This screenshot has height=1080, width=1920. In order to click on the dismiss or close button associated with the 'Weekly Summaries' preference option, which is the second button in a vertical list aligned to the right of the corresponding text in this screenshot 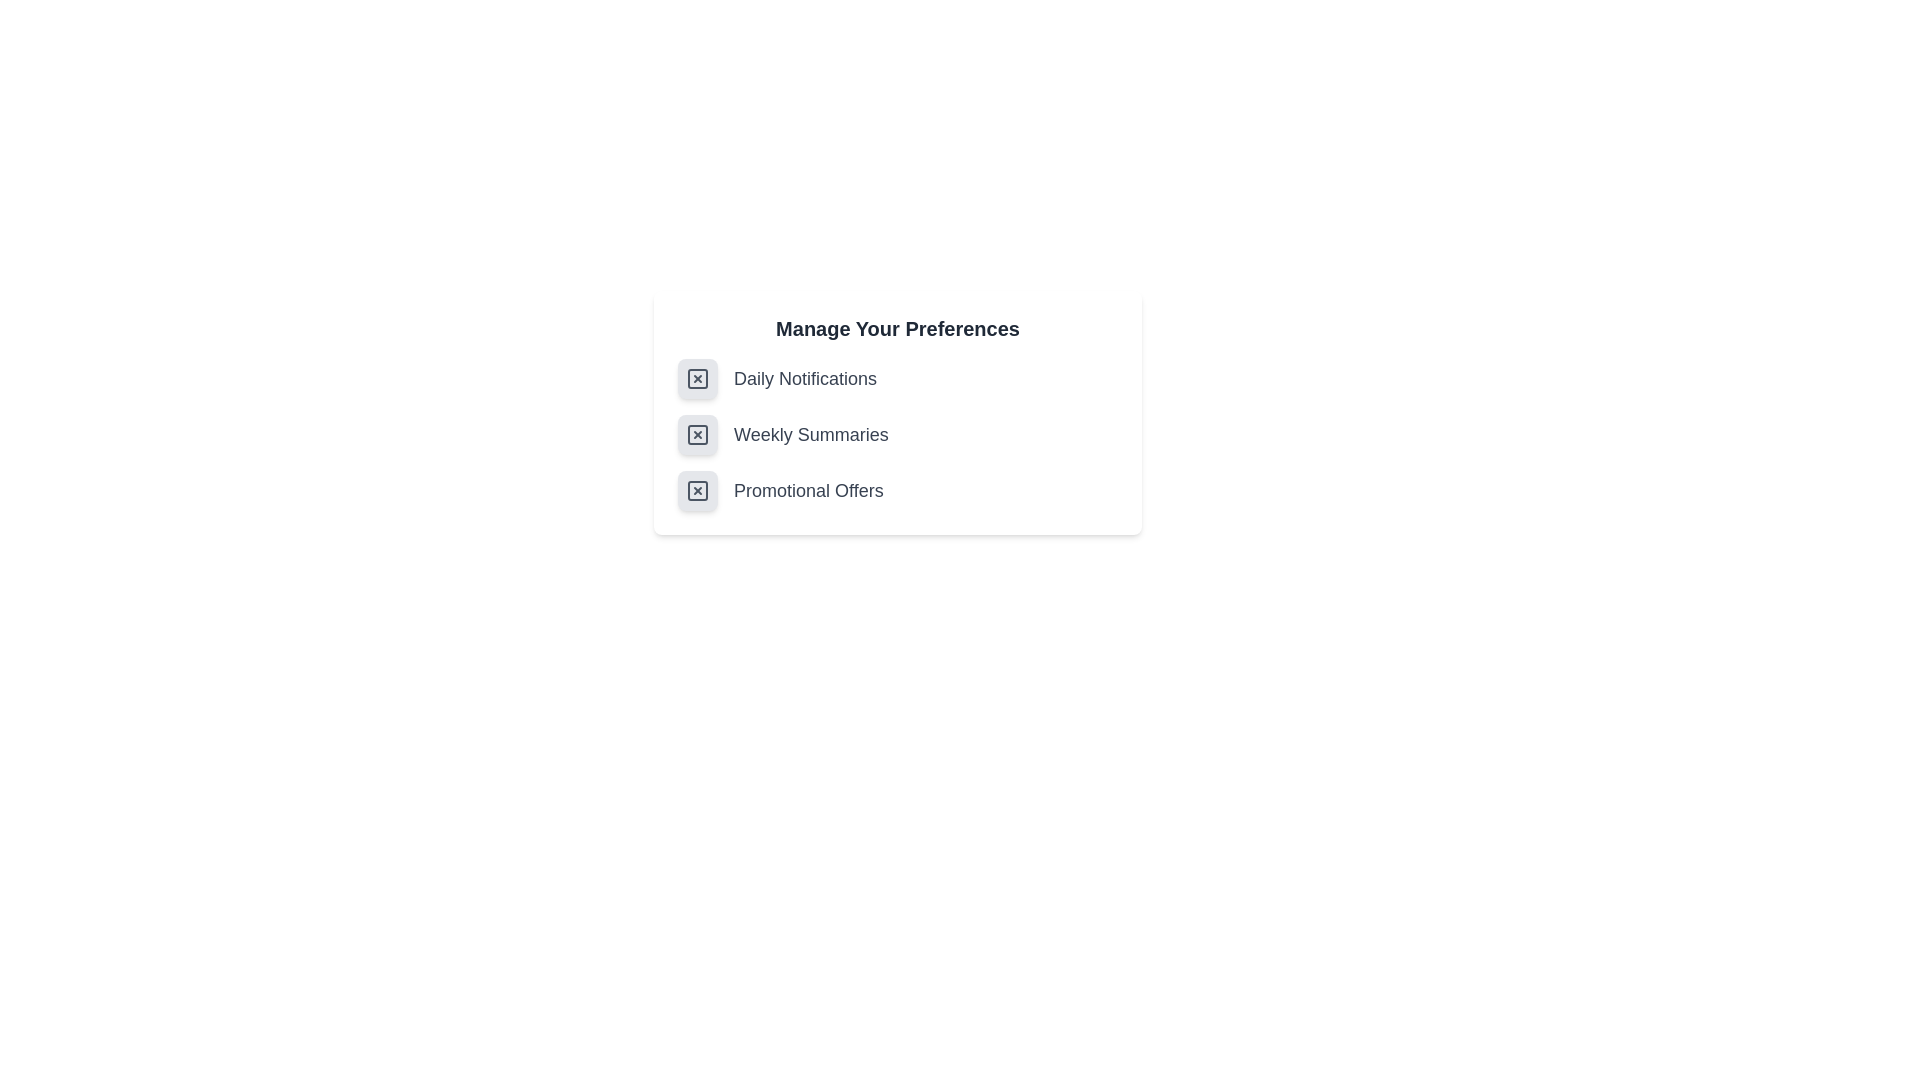, I will do `click(697, 434)`.